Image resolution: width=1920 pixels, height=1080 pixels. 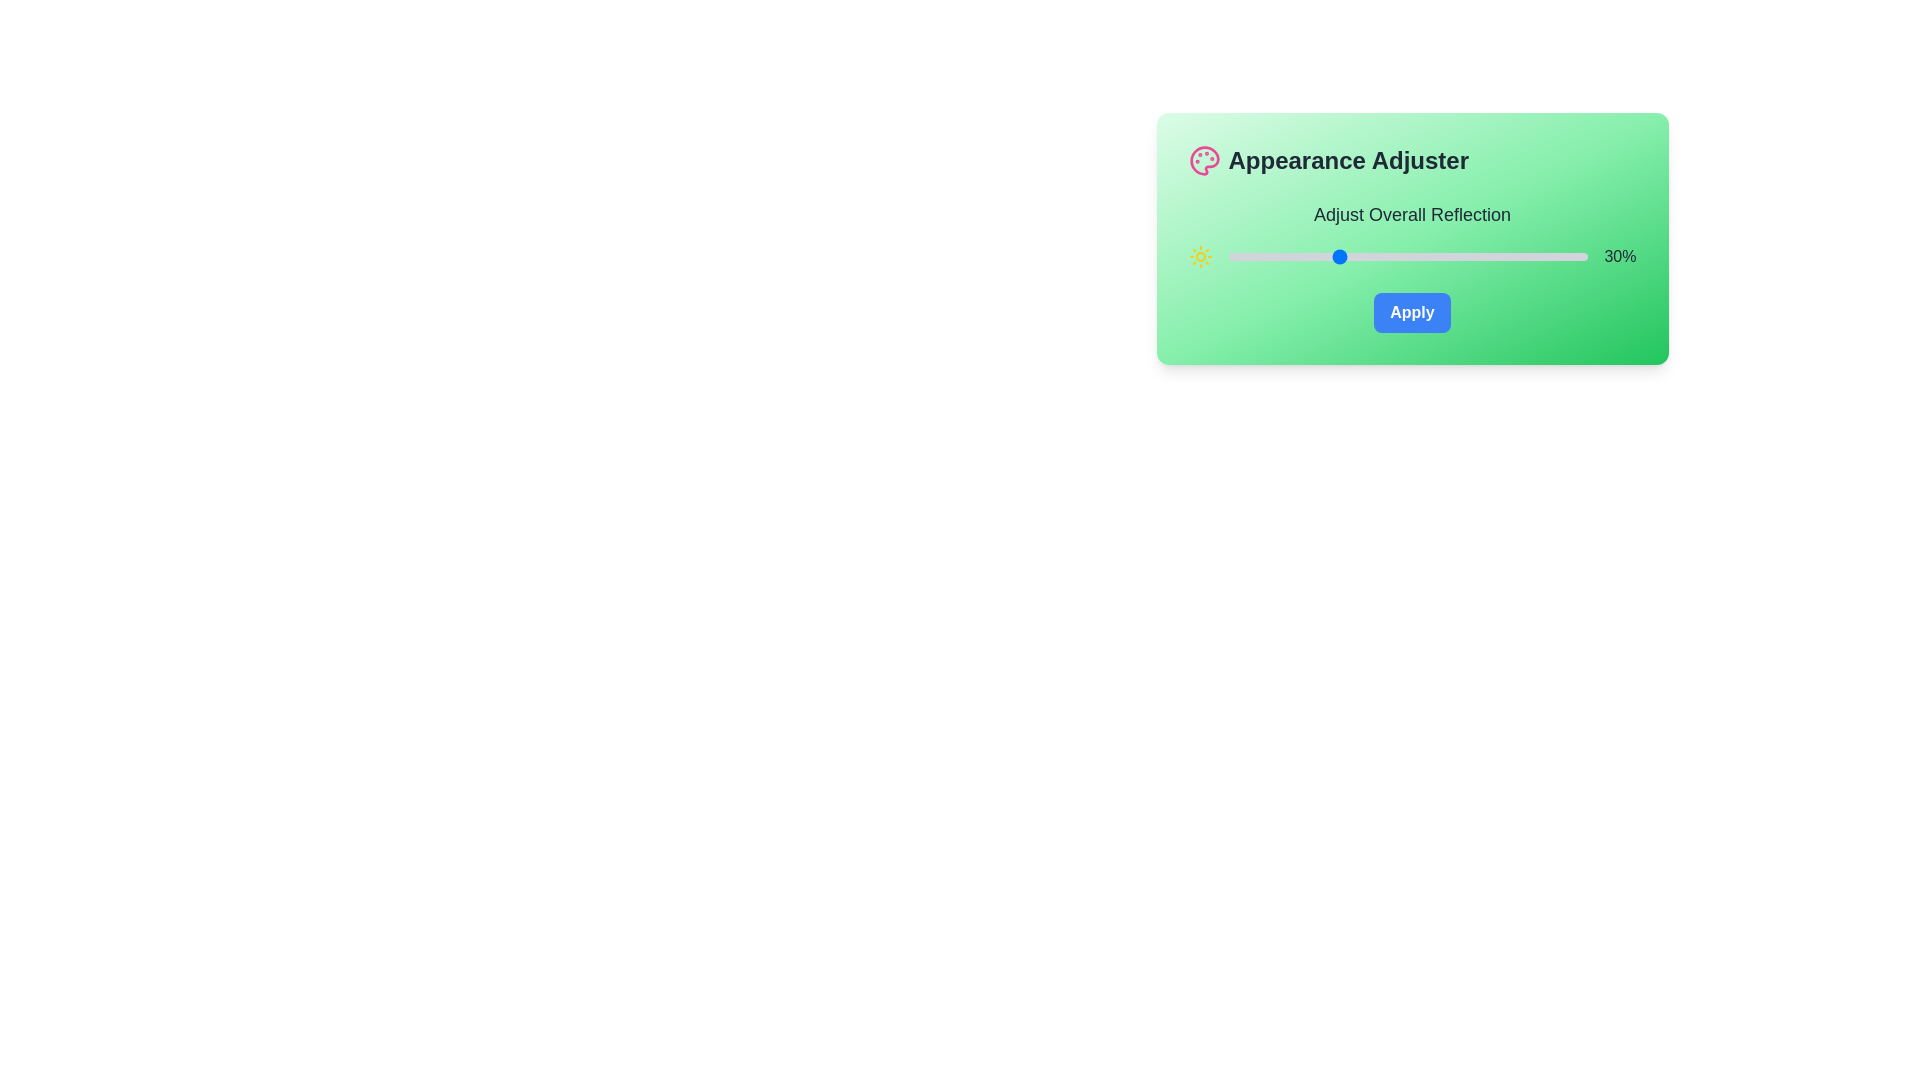 I want to click on the Apply button to apply the changes, so click(x=1411, y=312).